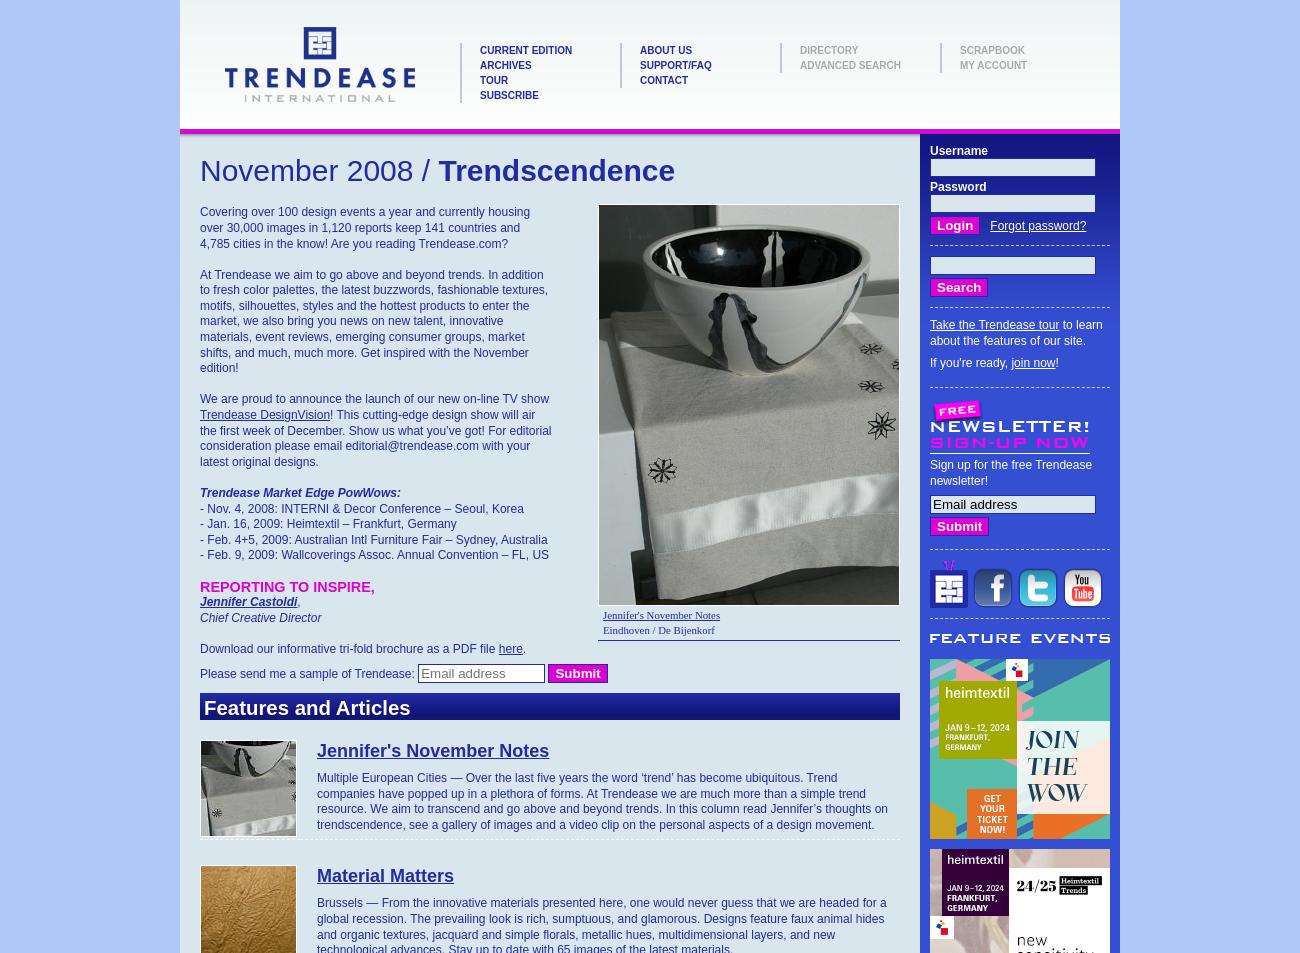  What do you see at coordinates (663, 79) in the screenshot?
I see `'Contact'` at bounding box center [663, 79].